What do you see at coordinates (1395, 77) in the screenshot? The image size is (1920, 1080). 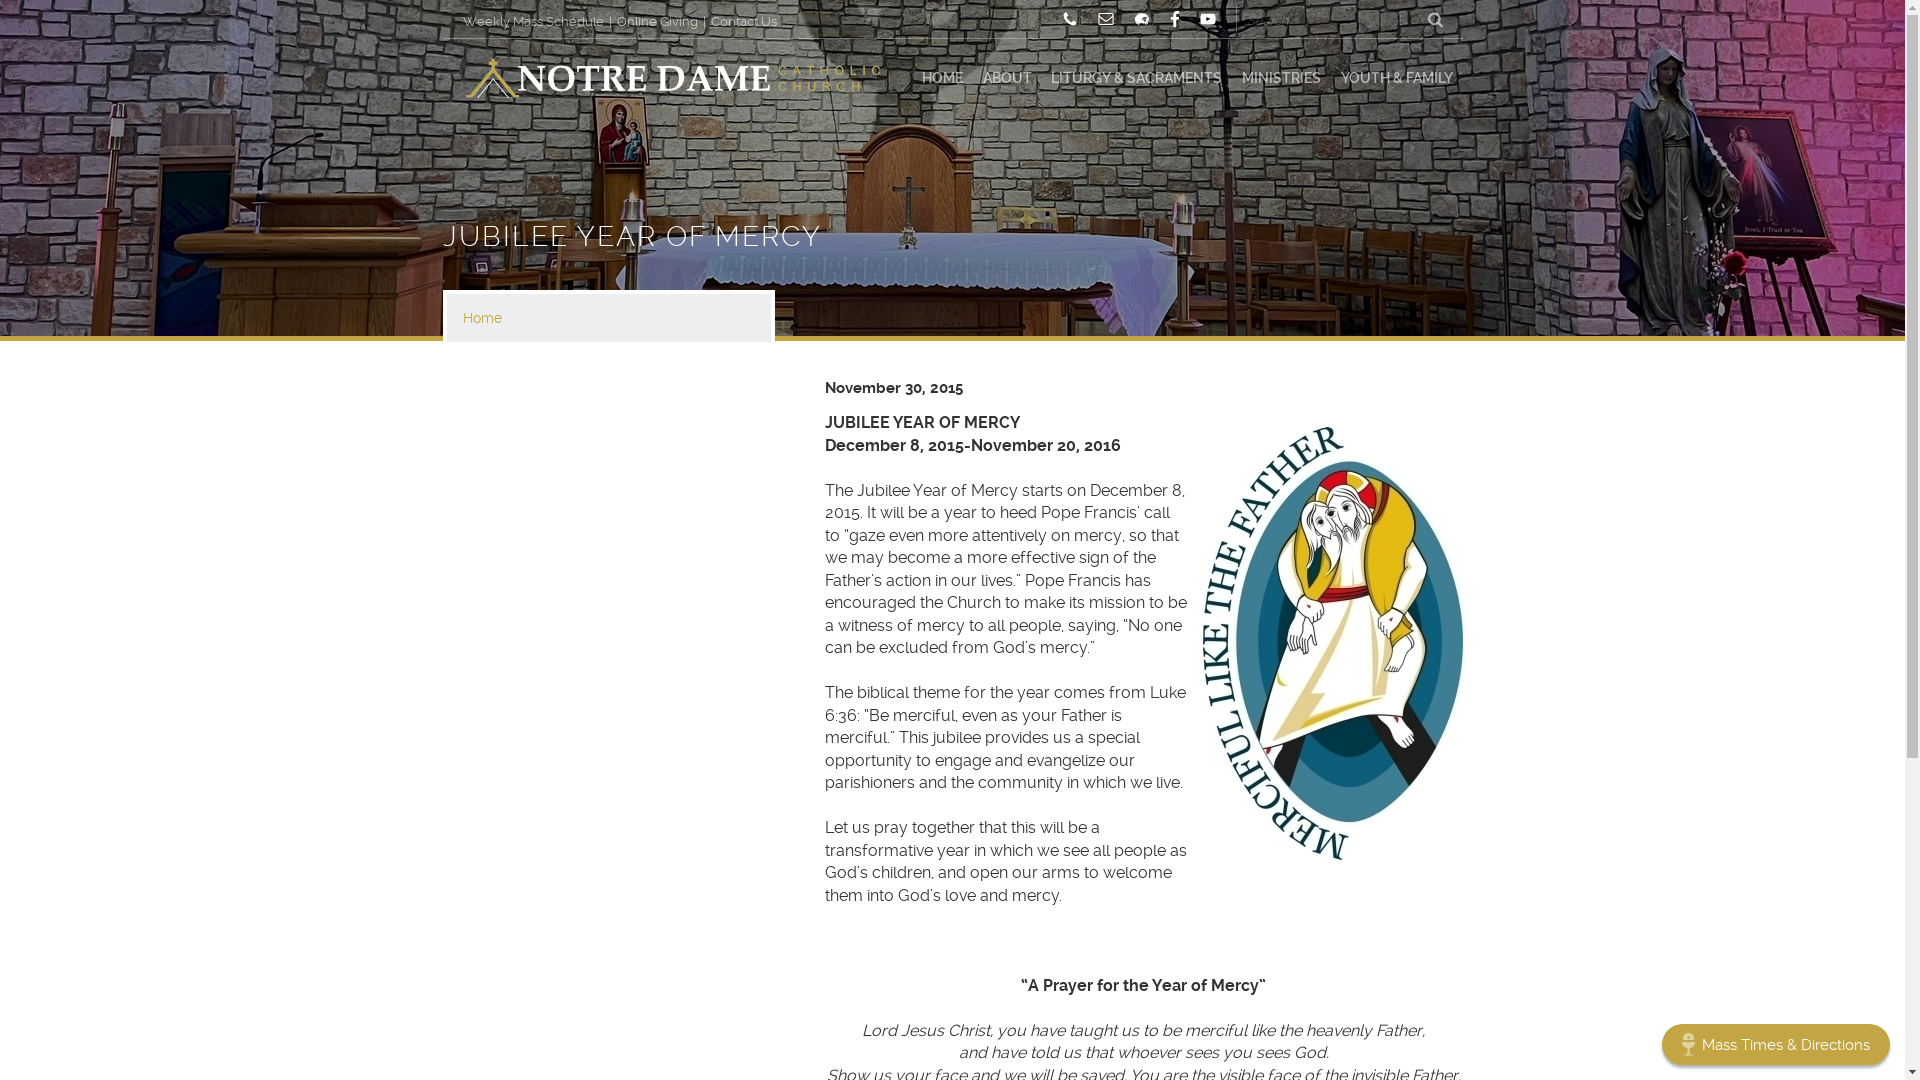 I see `'YOUTH & FAMILY'` at bounding box center [1395, 77].